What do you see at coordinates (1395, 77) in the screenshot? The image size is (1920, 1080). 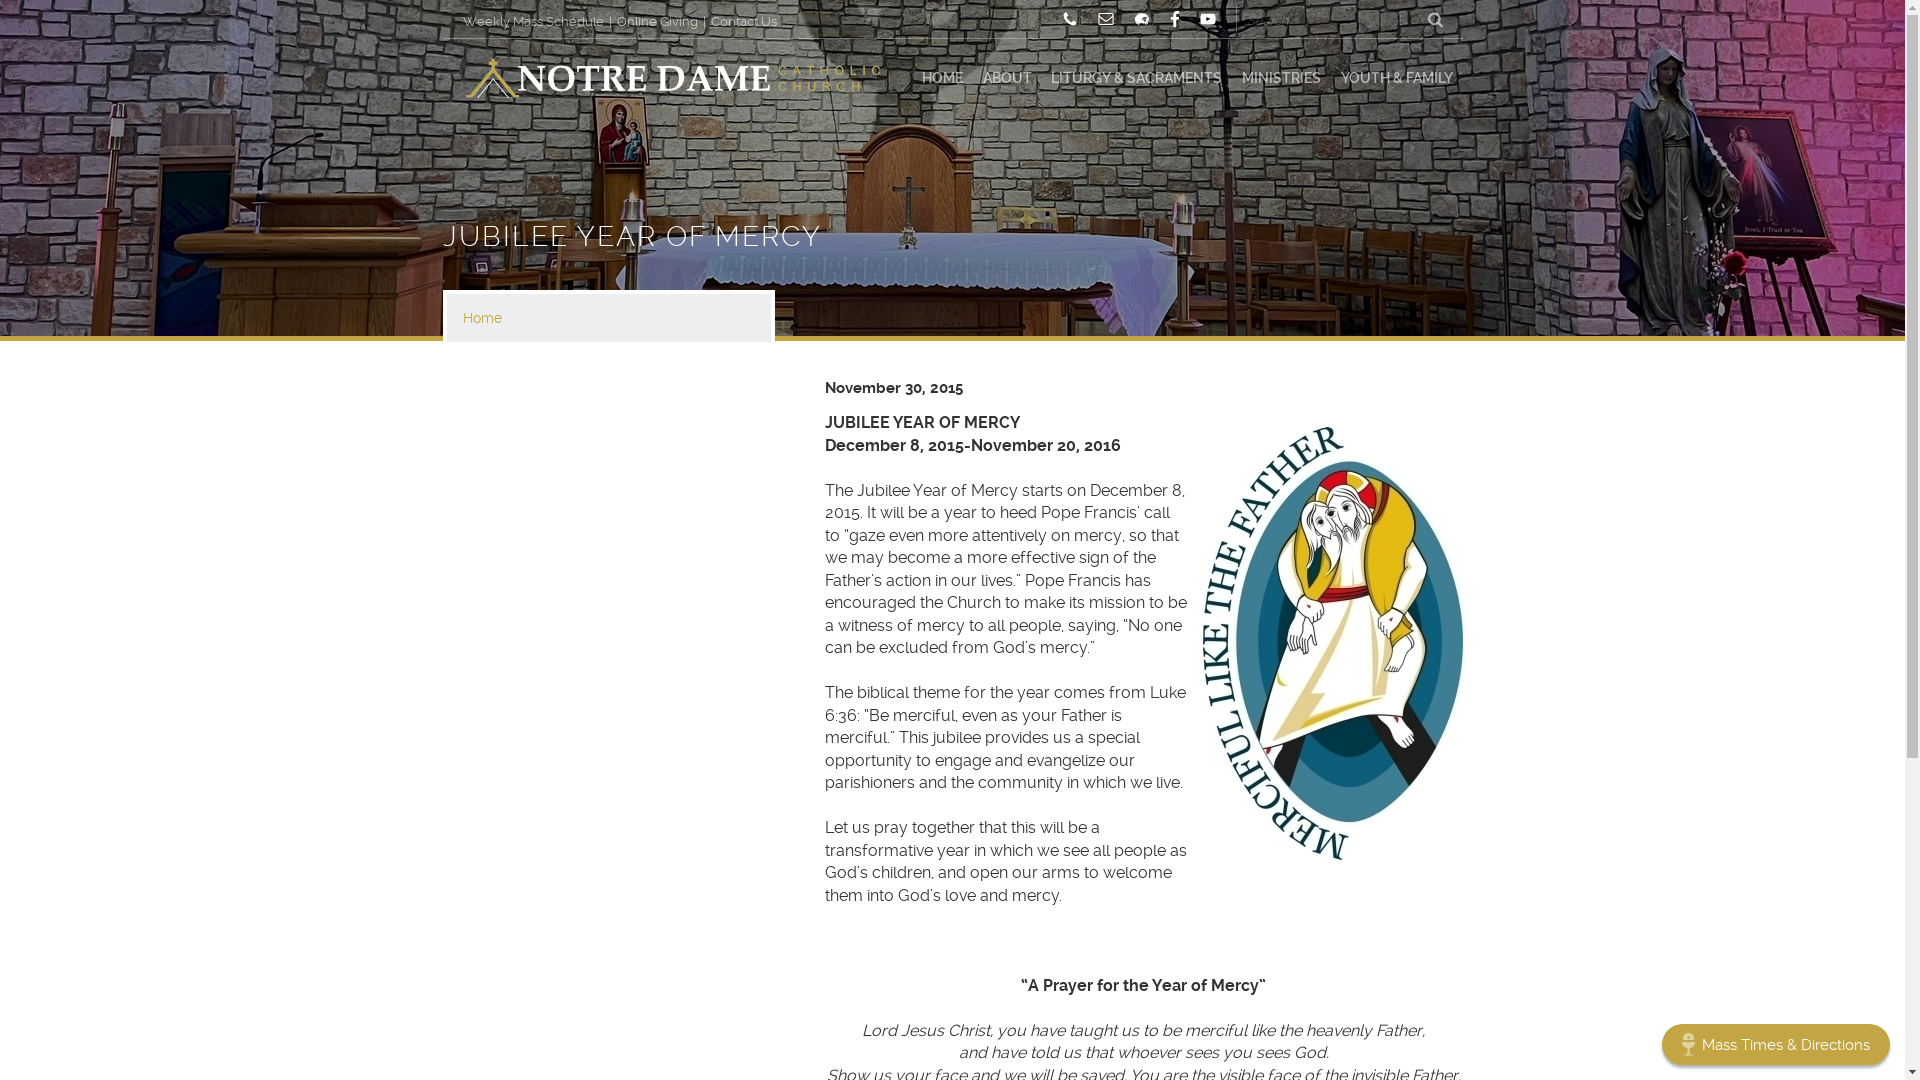 I see `'YOUTH & FAMILY'` at bounding box center [1395, 77].